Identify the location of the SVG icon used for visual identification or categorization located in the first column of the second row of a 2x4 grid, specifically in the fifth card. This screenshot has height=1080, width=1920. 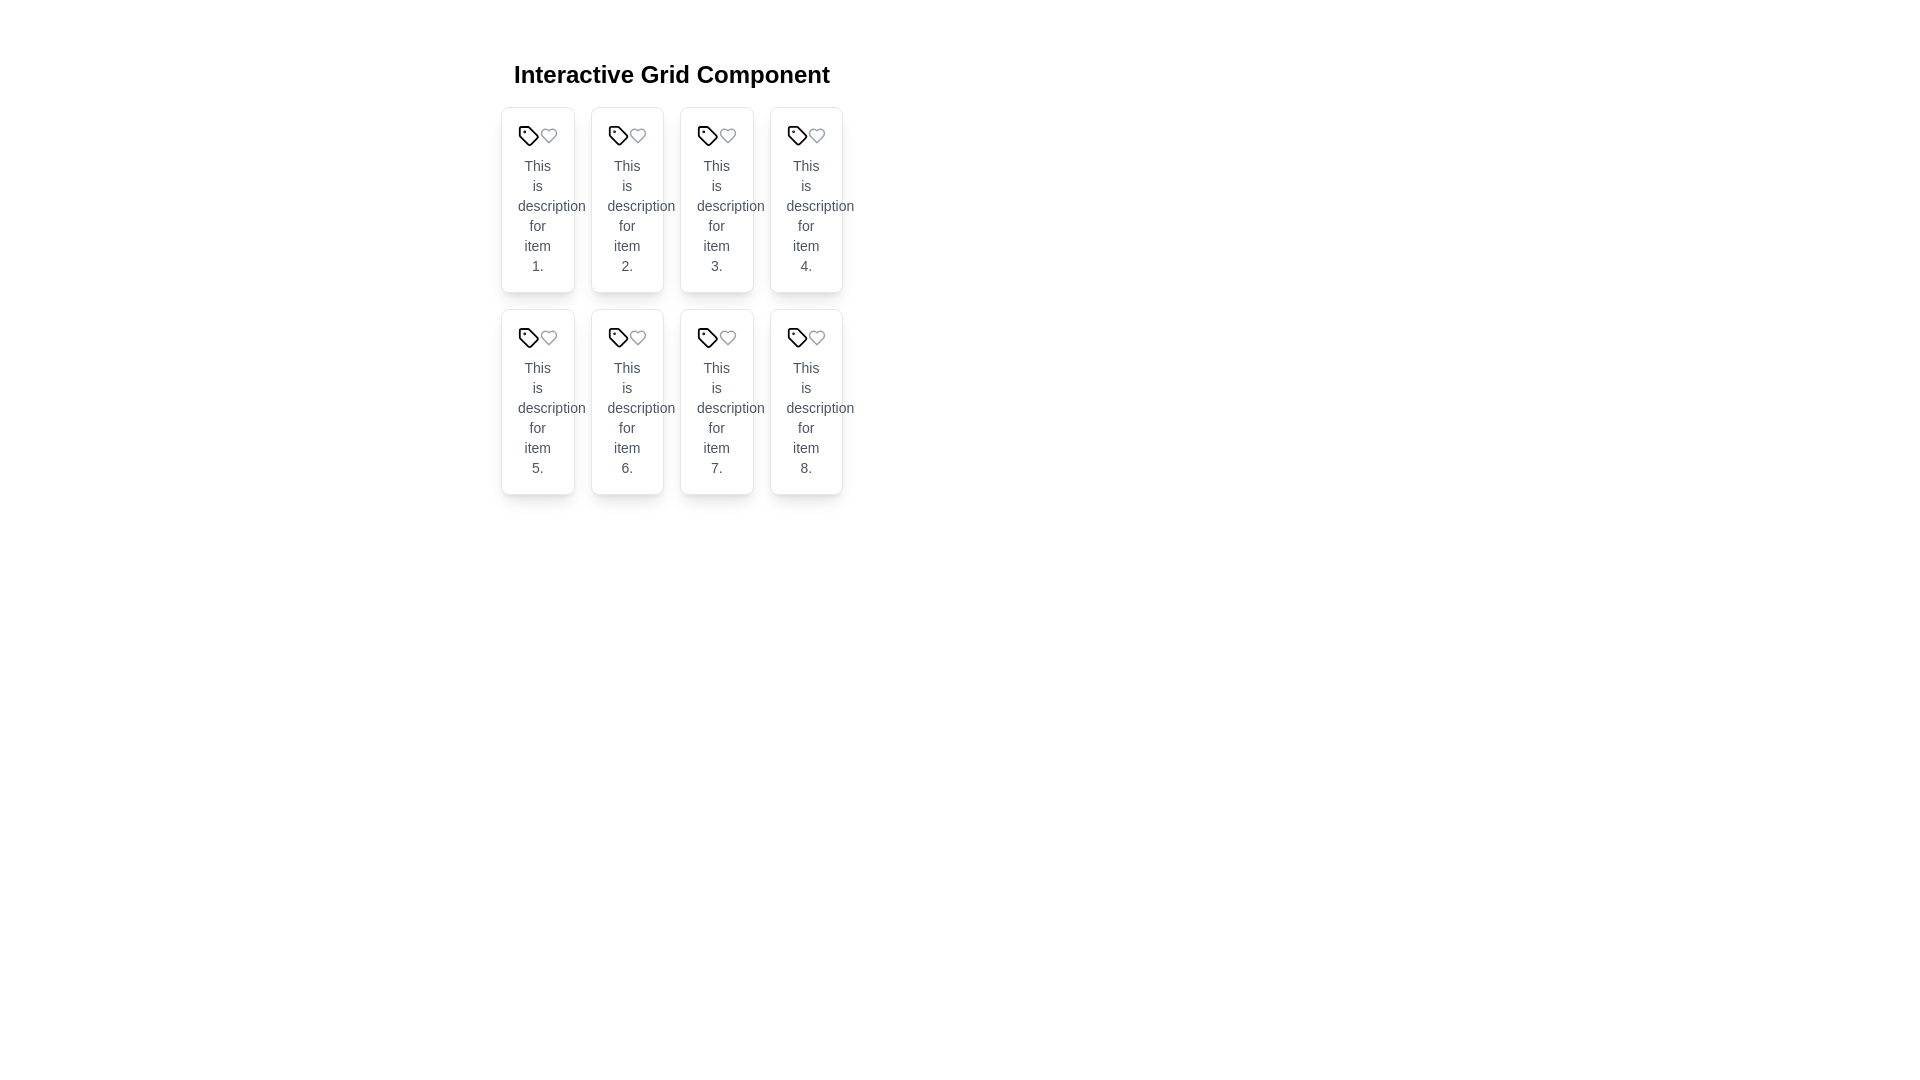
(528, 337).